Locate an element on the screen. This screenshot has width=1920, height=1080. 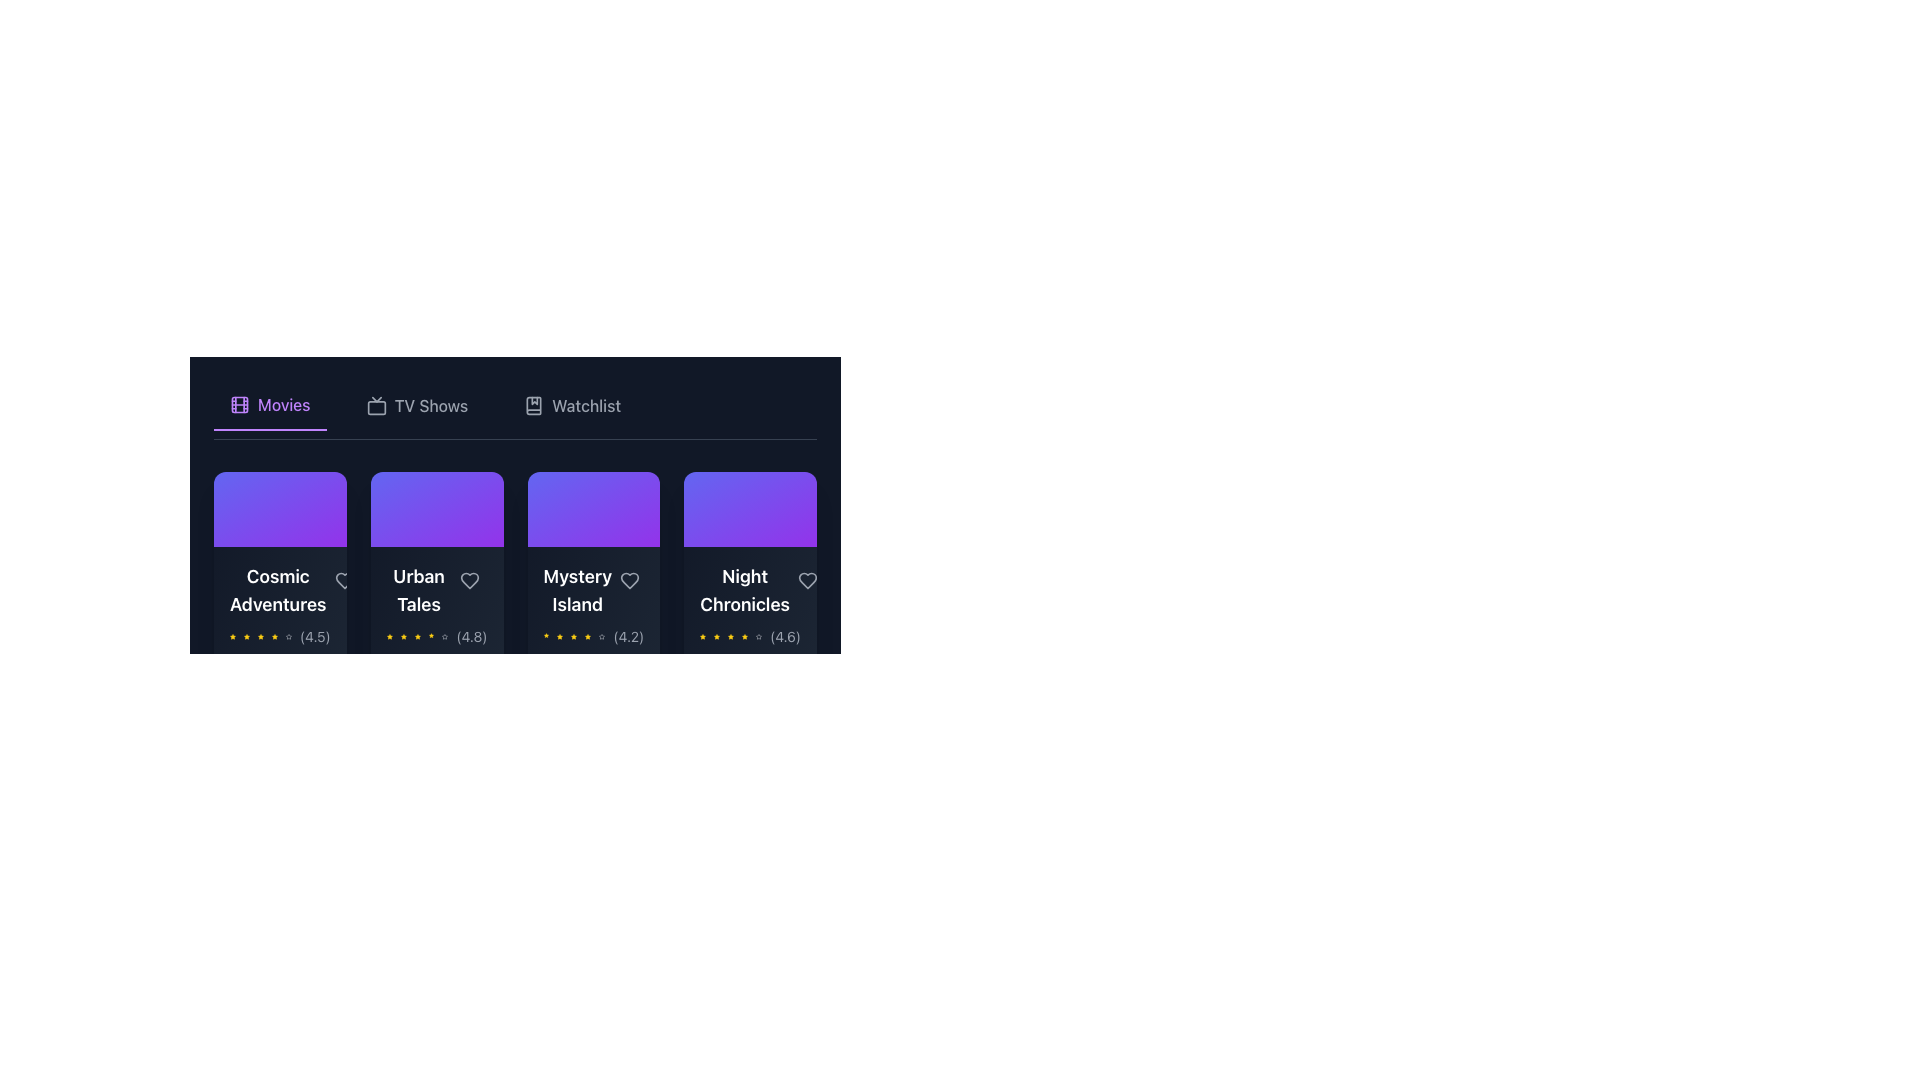
the Rating display element for the movie 'Urban Tales', positioned between the title and genre description is located at coordinates (436, 636).